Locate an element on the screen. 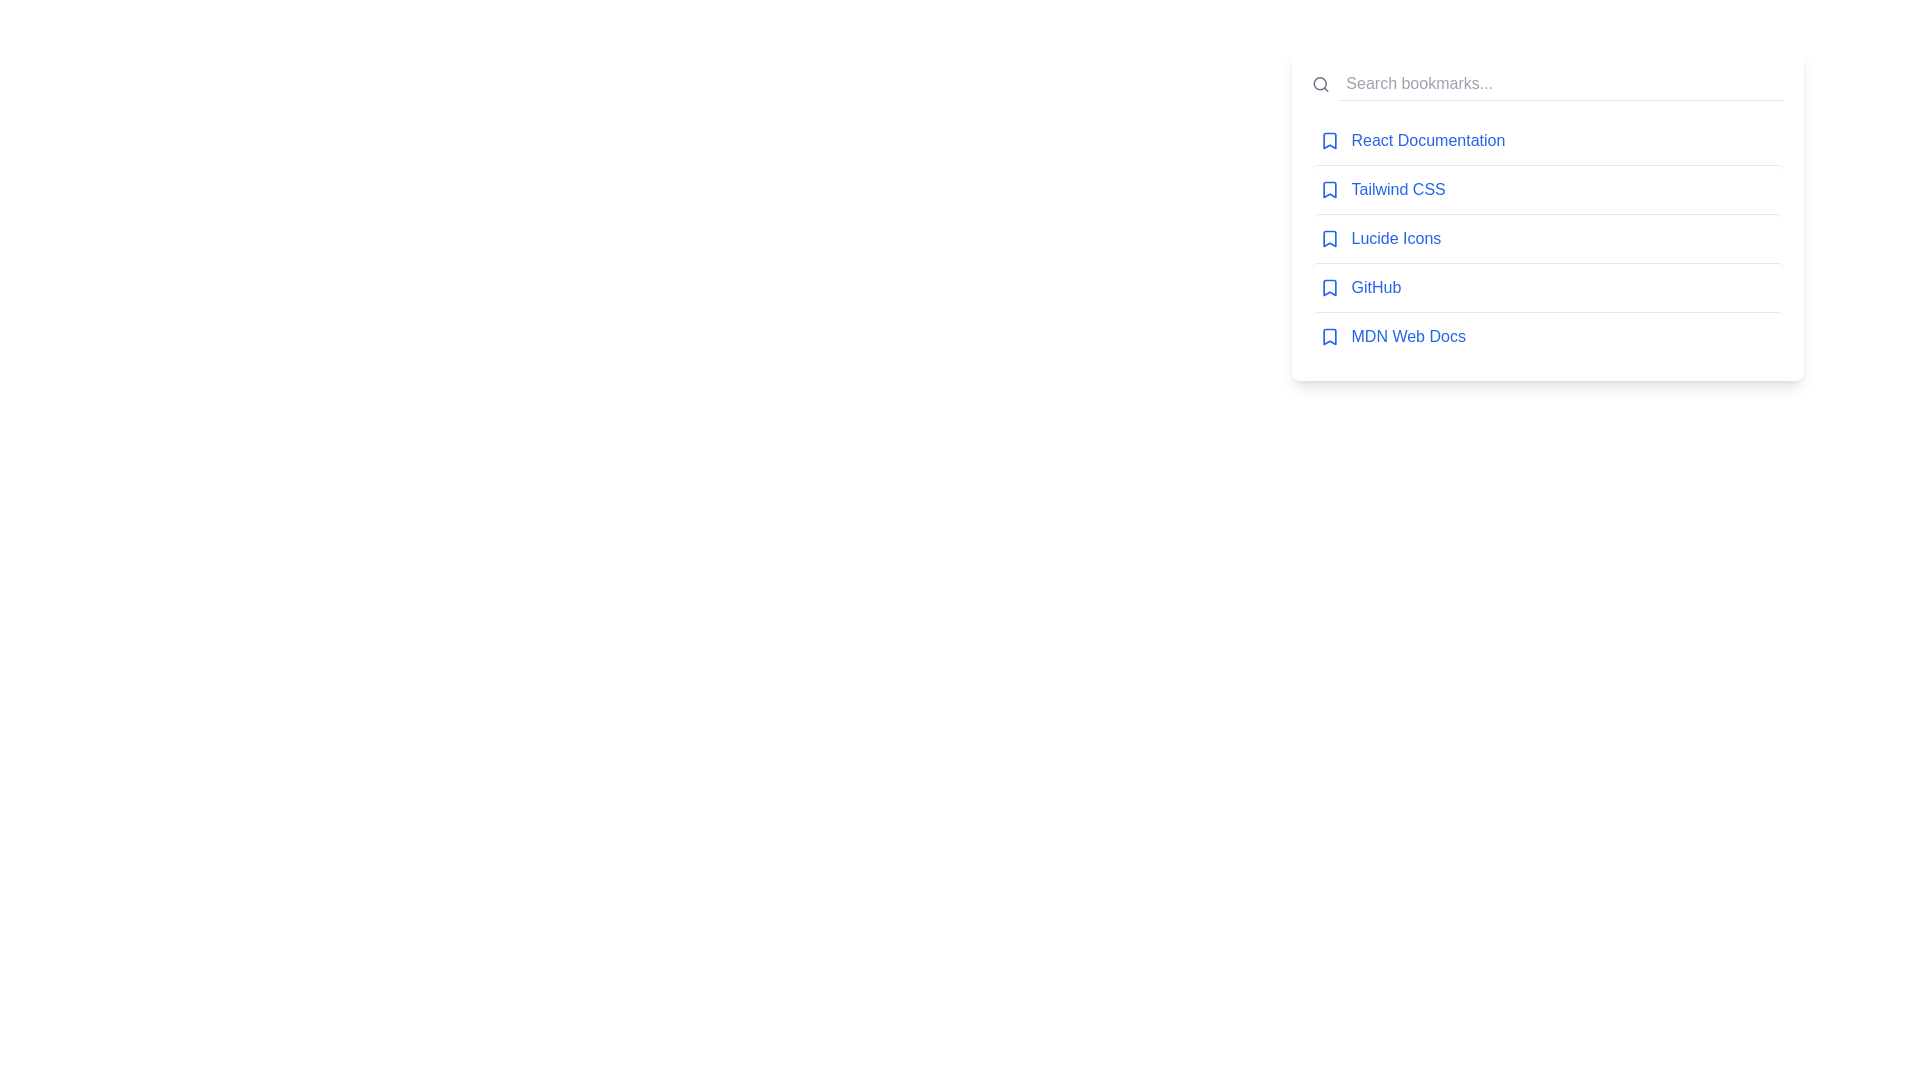 This screenshot has width=1920, height=1080. the bookmark link for React Documentation to navigate to the respective page is located at coordinates (1427, 139).